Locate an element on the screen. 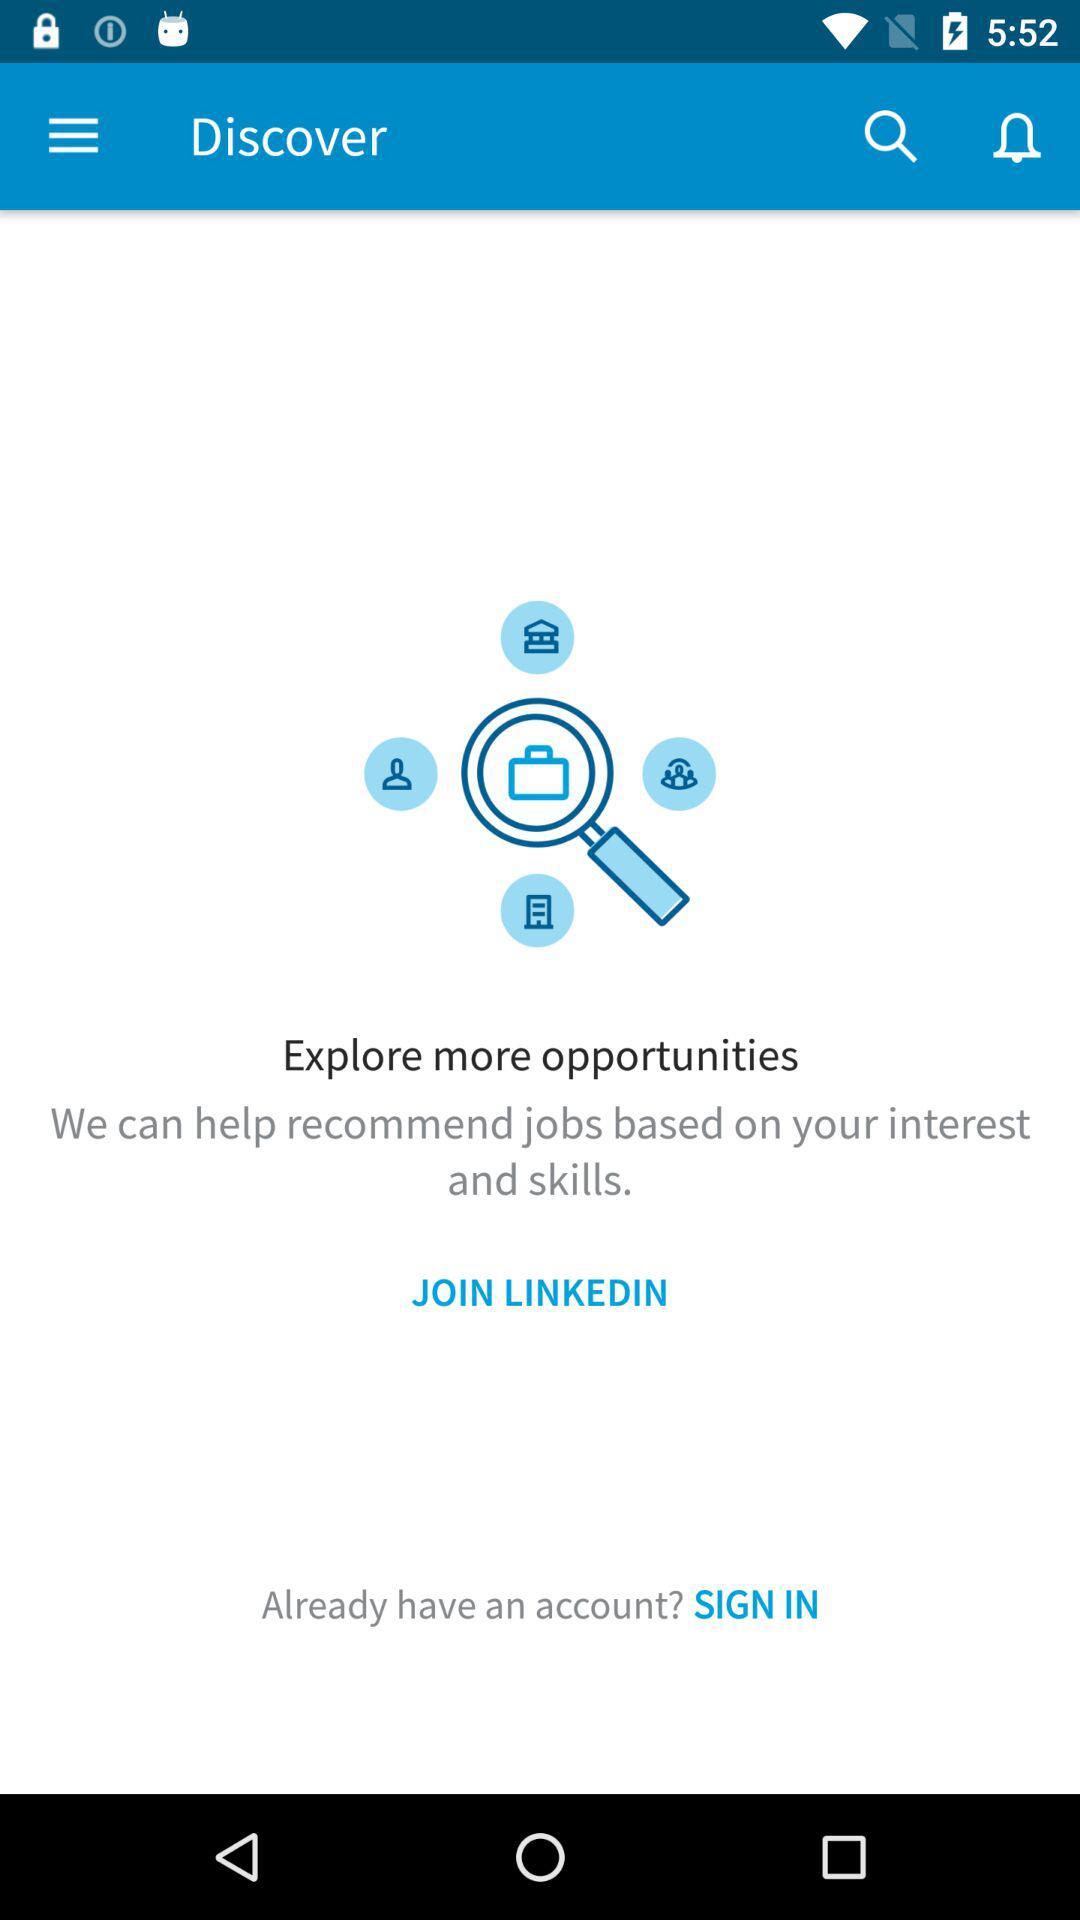 This screenshot has height=1920, width=1080. icon next to the discover is located at coordinates (890, 135).